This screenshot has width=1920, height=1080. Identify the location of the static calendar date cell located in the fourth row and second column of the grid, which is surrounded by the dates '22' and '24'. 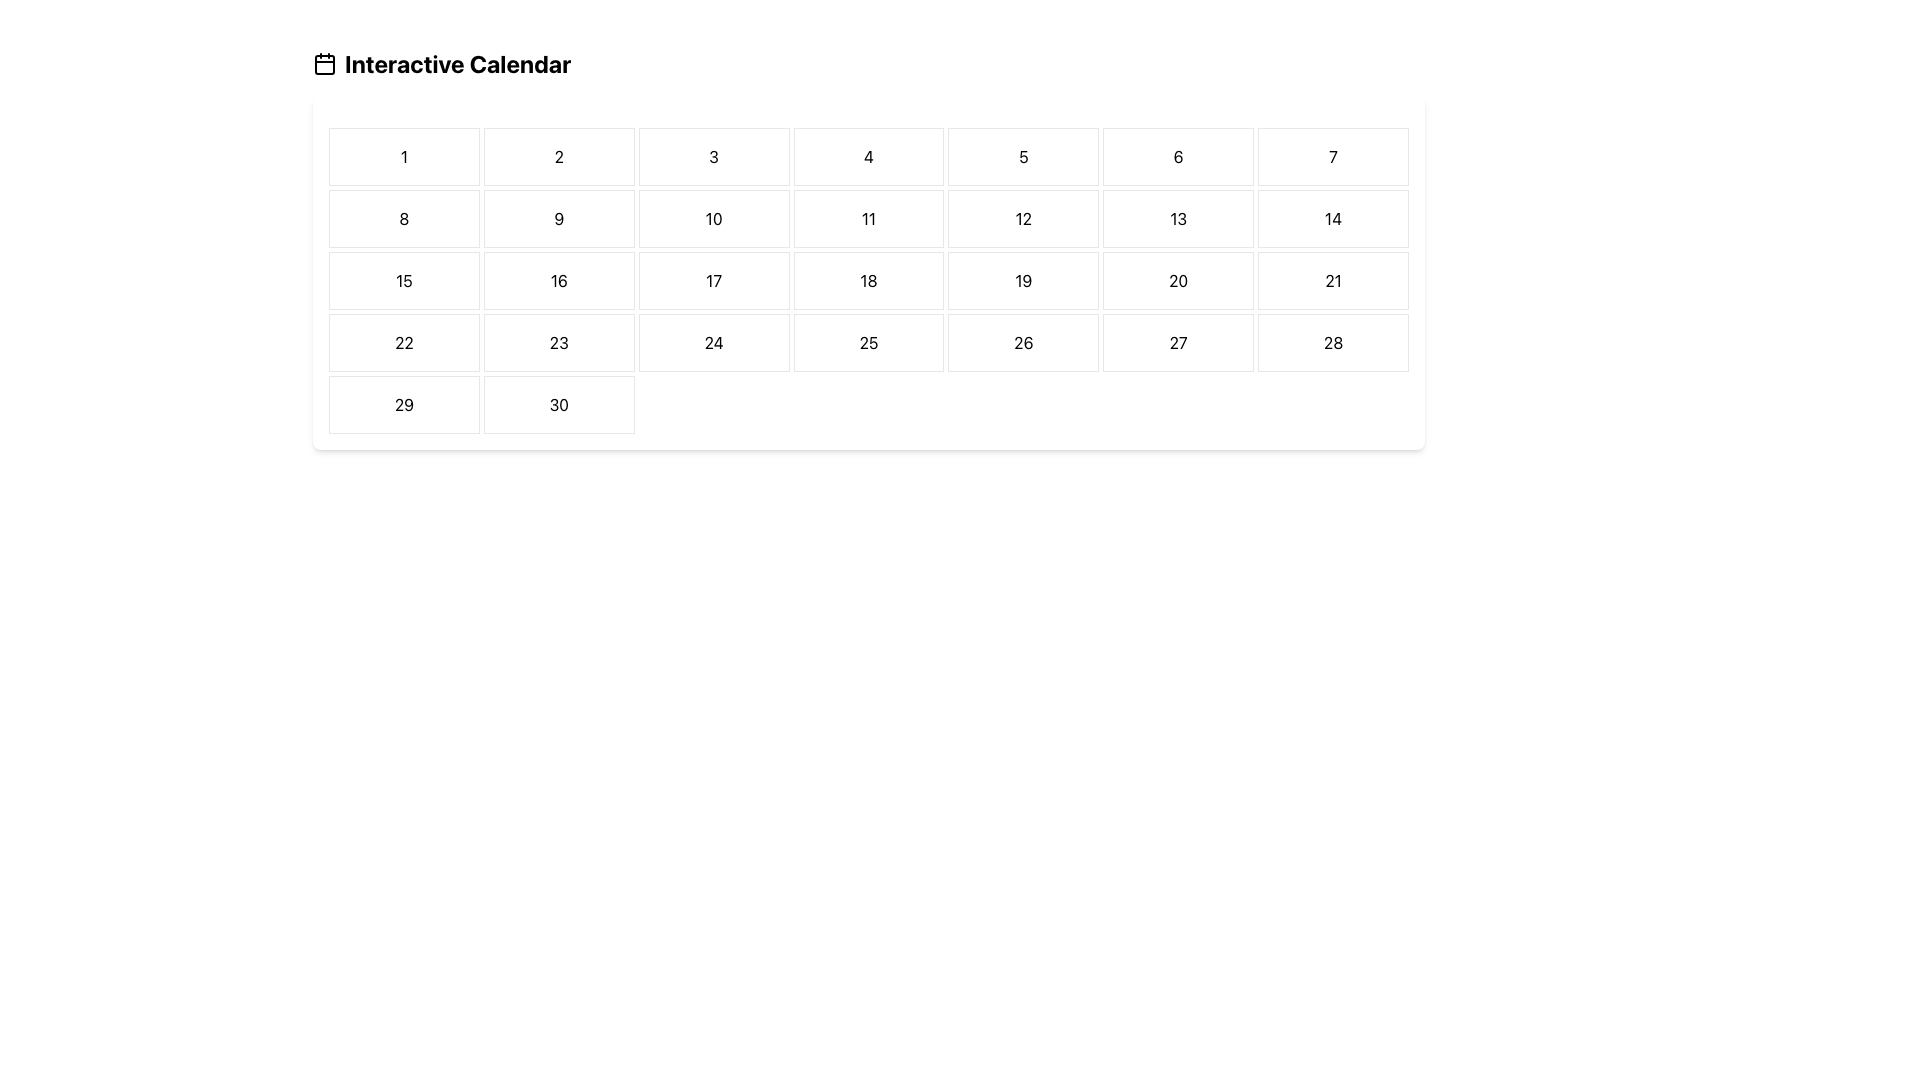
(559, 342).